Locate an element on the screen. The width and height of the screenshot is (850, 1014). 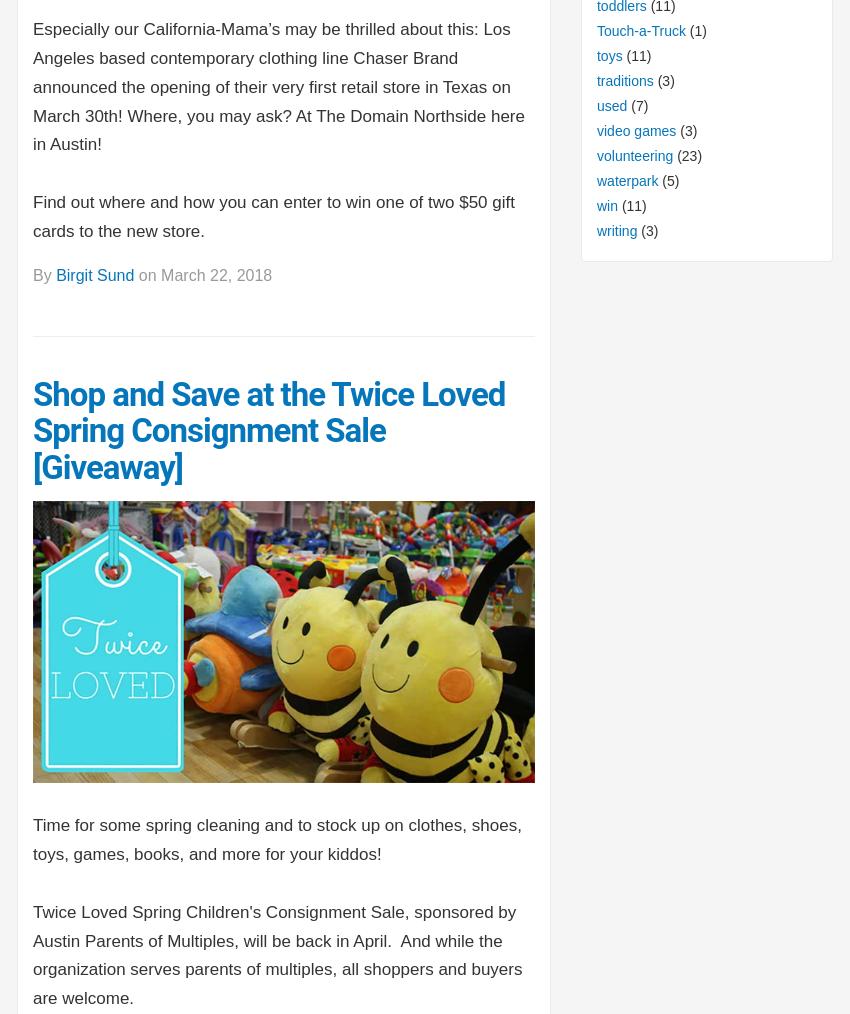
'on March 22, 2018' is located at coordinates (201, 275).